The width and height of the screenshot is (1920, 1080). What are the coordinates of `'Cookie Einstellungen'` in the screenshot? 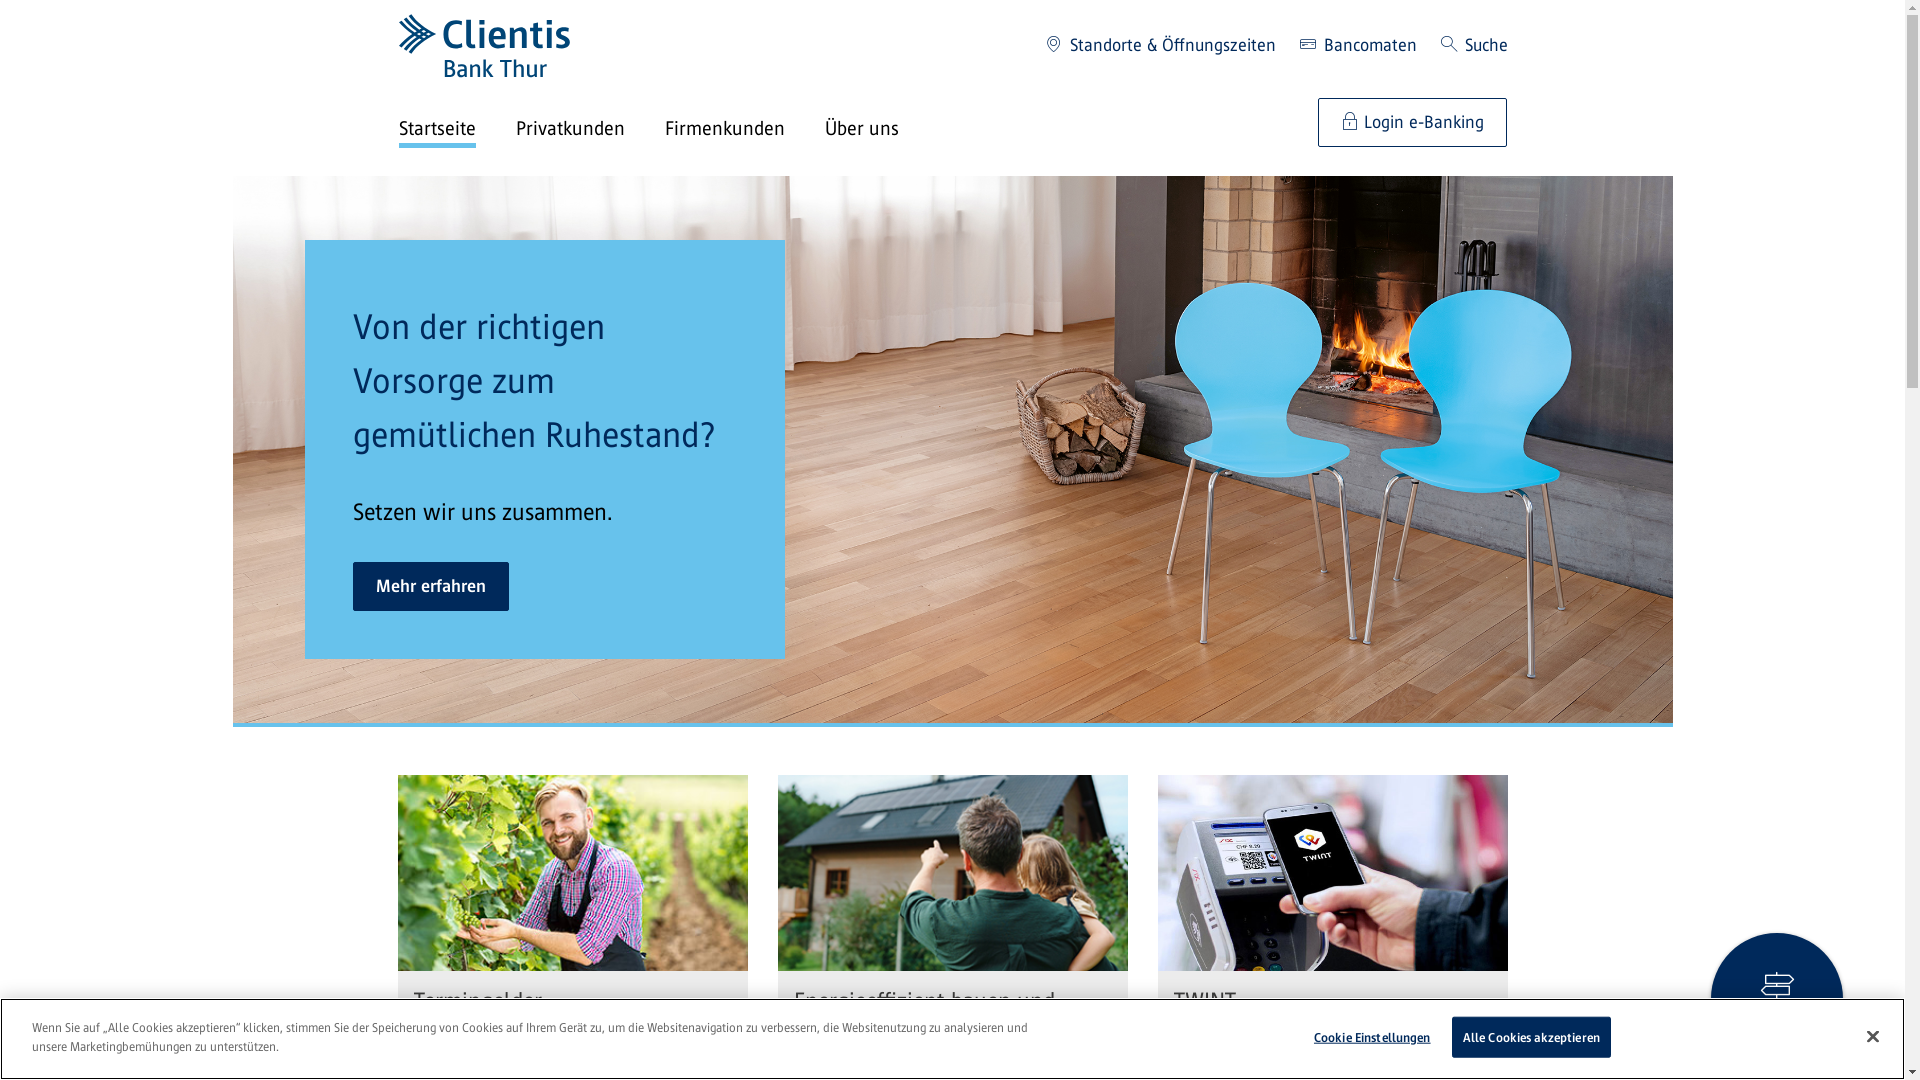 It's located at (1371, 1036).